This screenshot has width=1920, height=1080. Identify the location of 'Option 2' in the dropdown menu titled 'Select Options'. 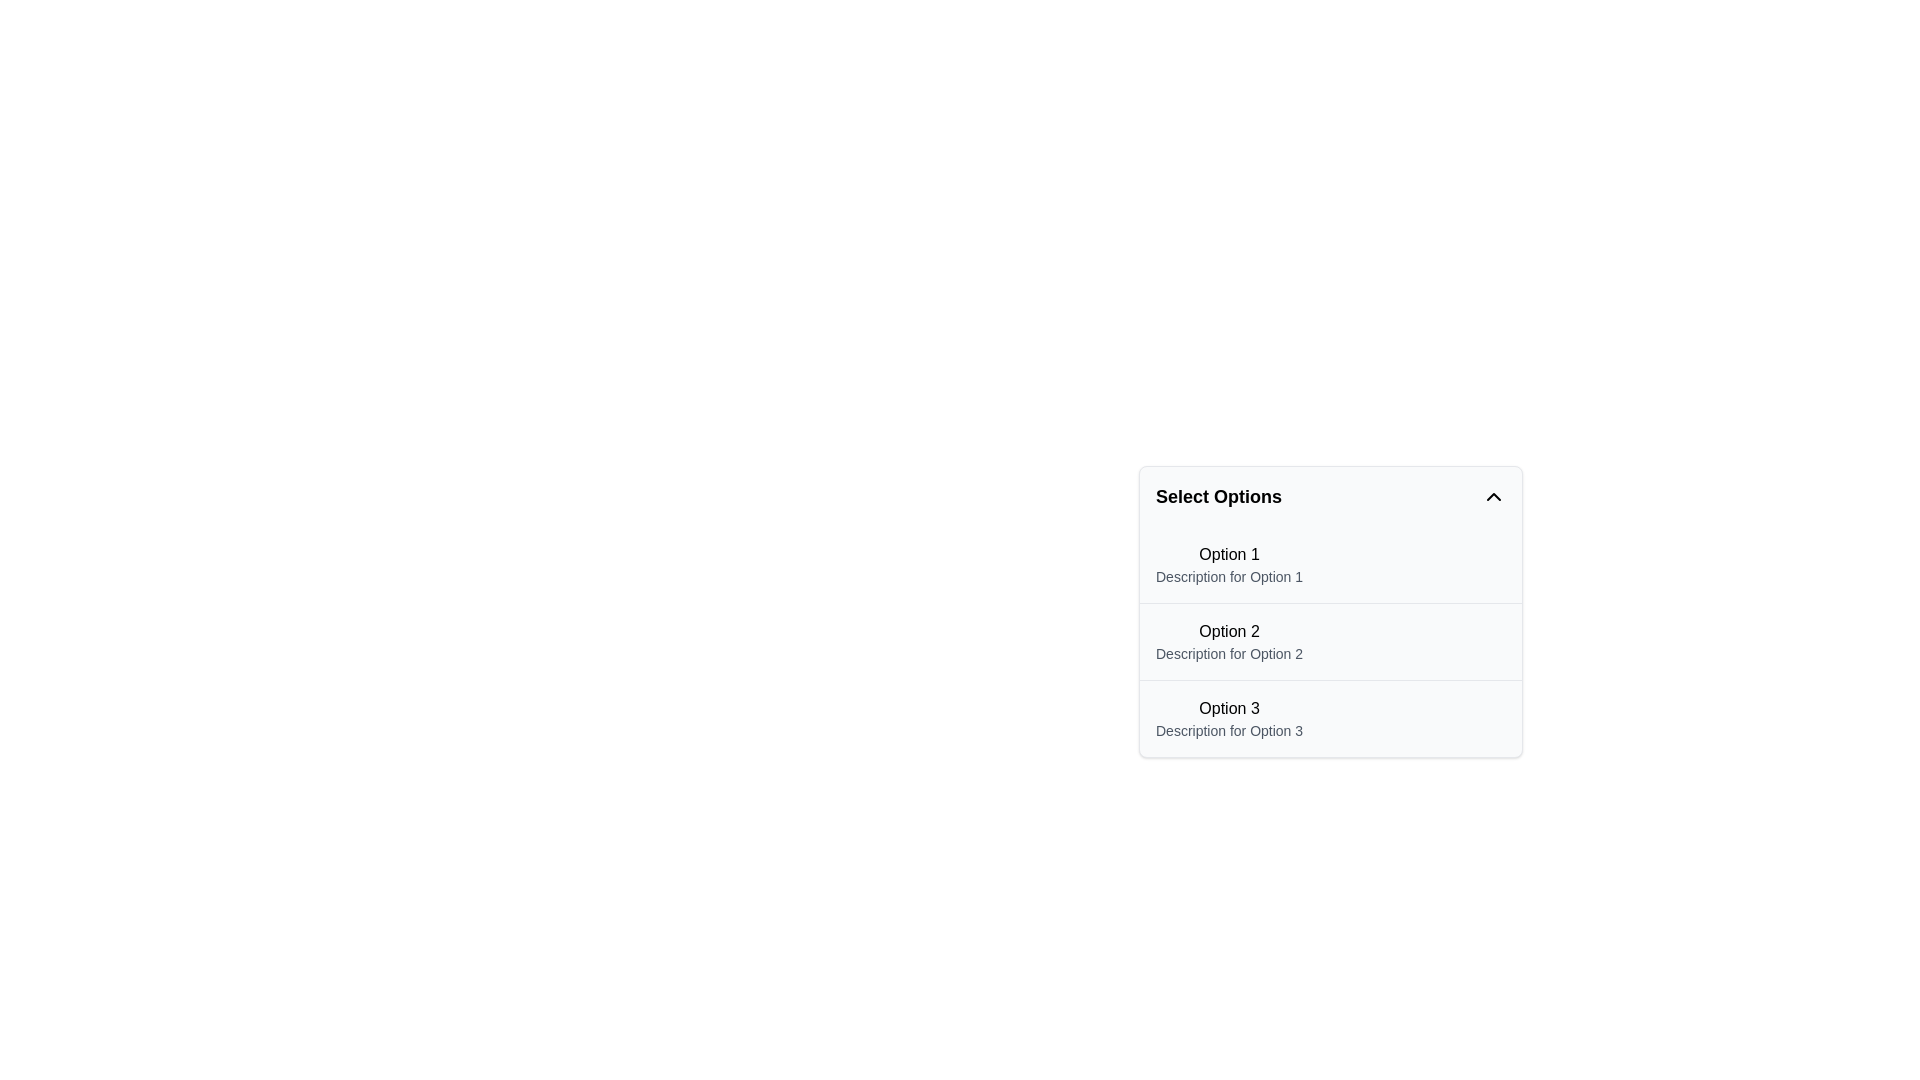
(1330, 611).